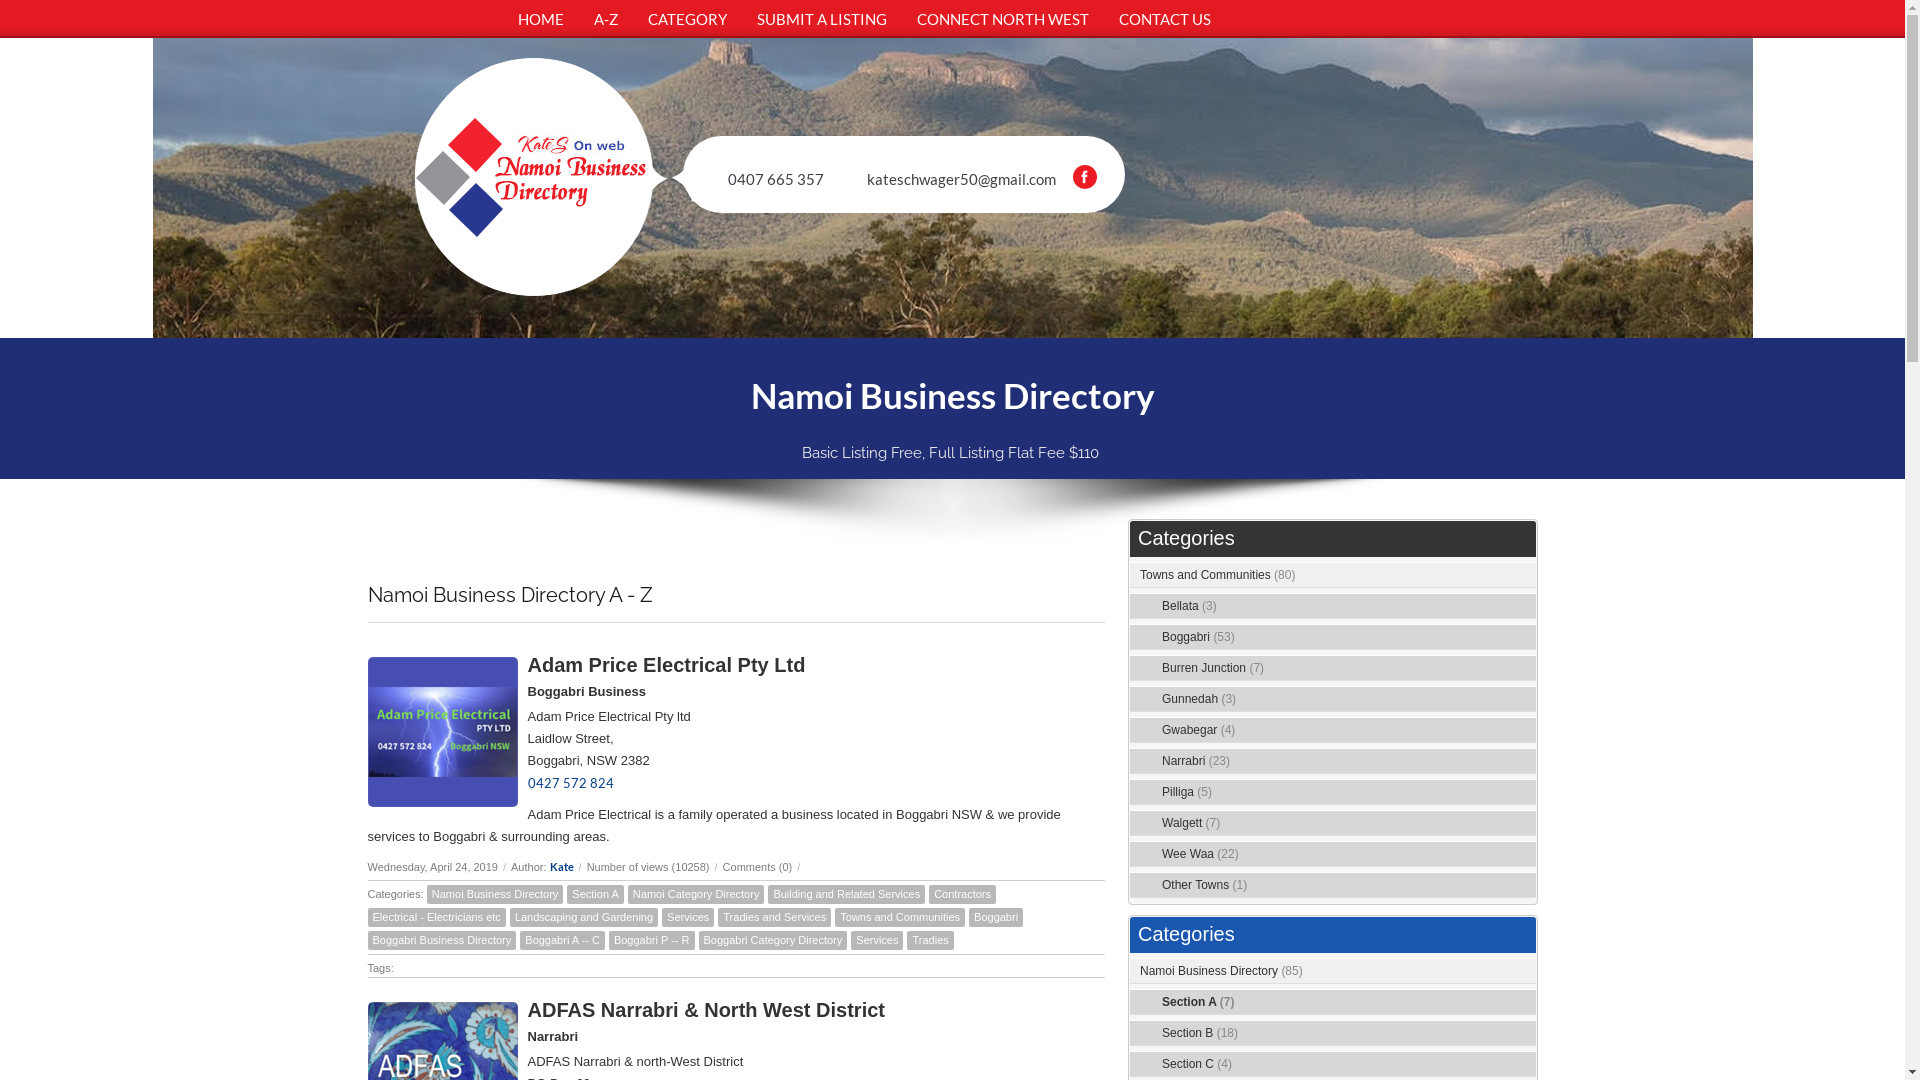 The image size is (1920, 1080). What do you see at coordinates (594, 893) in the screenshot?
I see `'Section A'` at bounding box center [594, 893].